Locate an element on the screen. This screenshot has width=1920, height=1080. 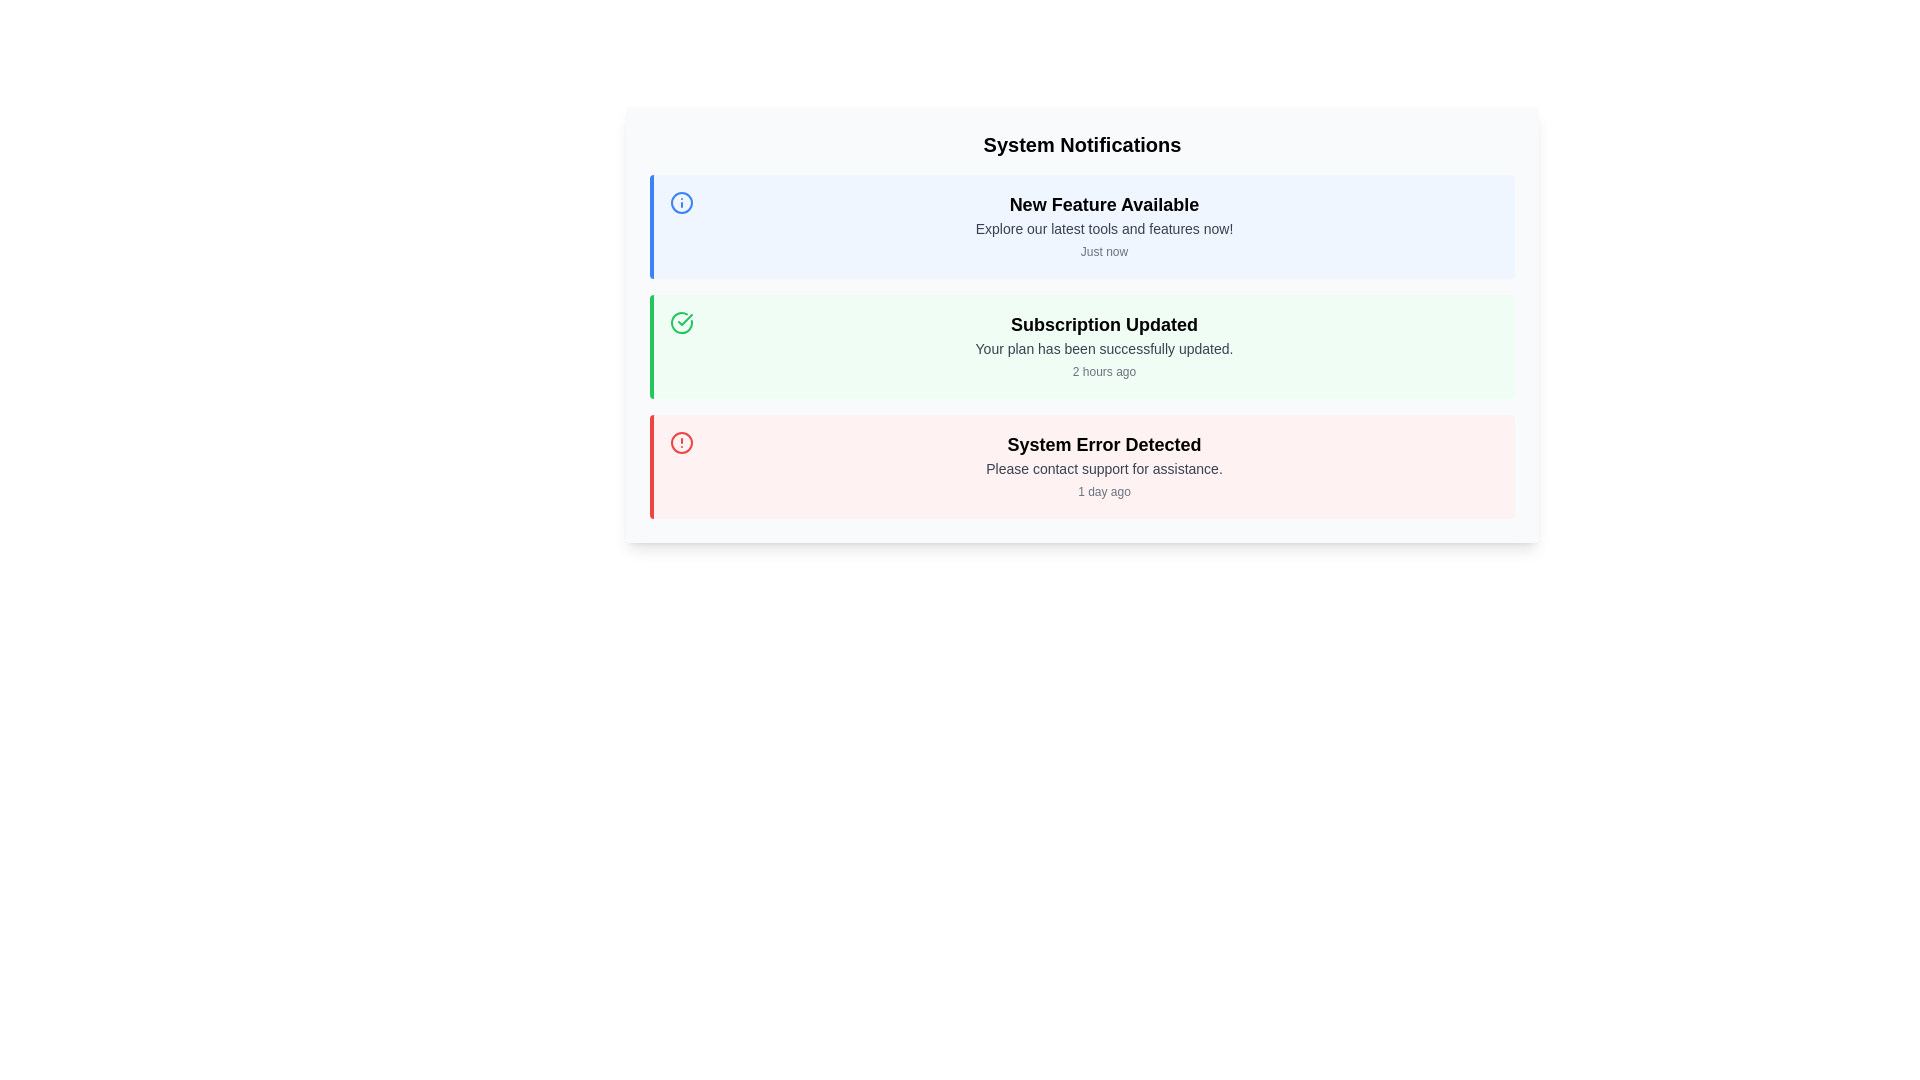
the 'System Notifications' text label, which is a bold and large section header prominently displayed at the top of the notifications section is located at coordinates (1081, 144).